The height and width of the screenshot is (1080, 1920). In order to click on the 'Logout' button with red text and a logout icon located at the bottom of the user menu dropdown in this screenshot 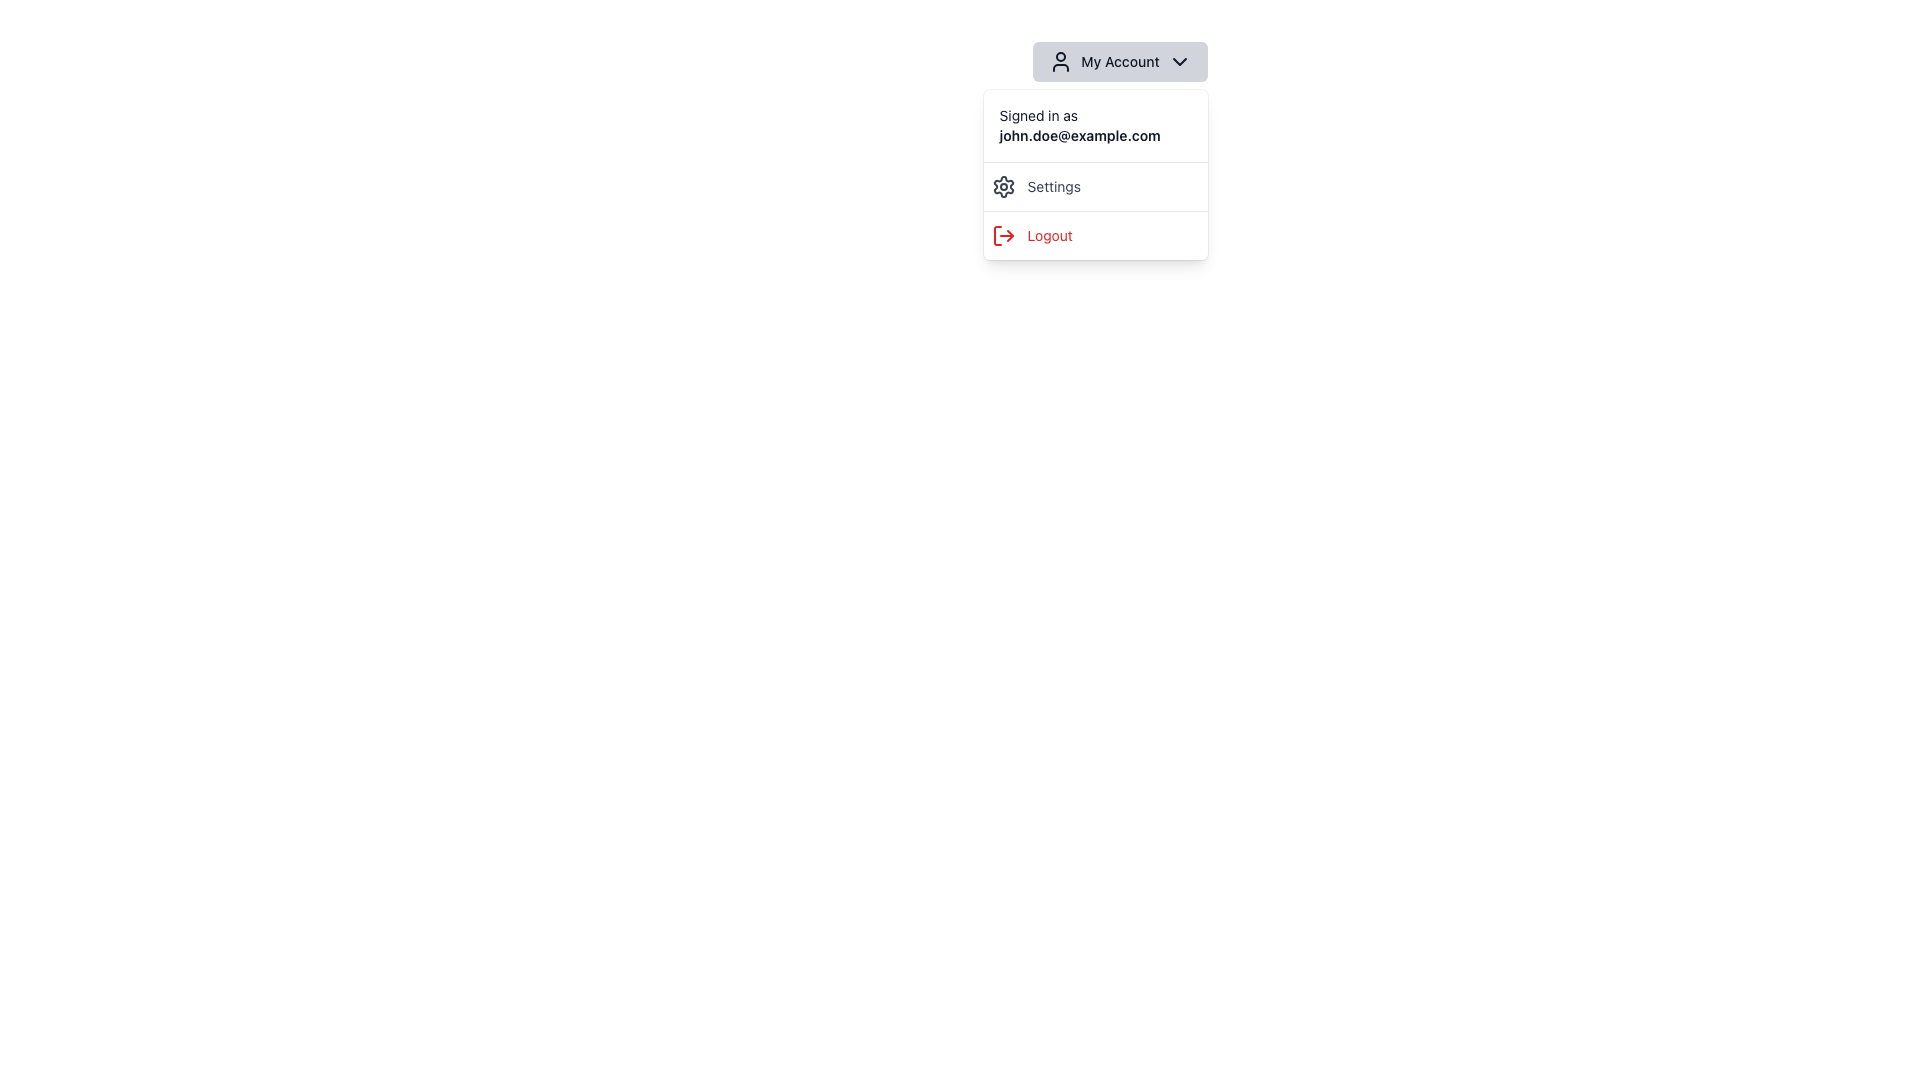, I will do `click(1094, 234)`.